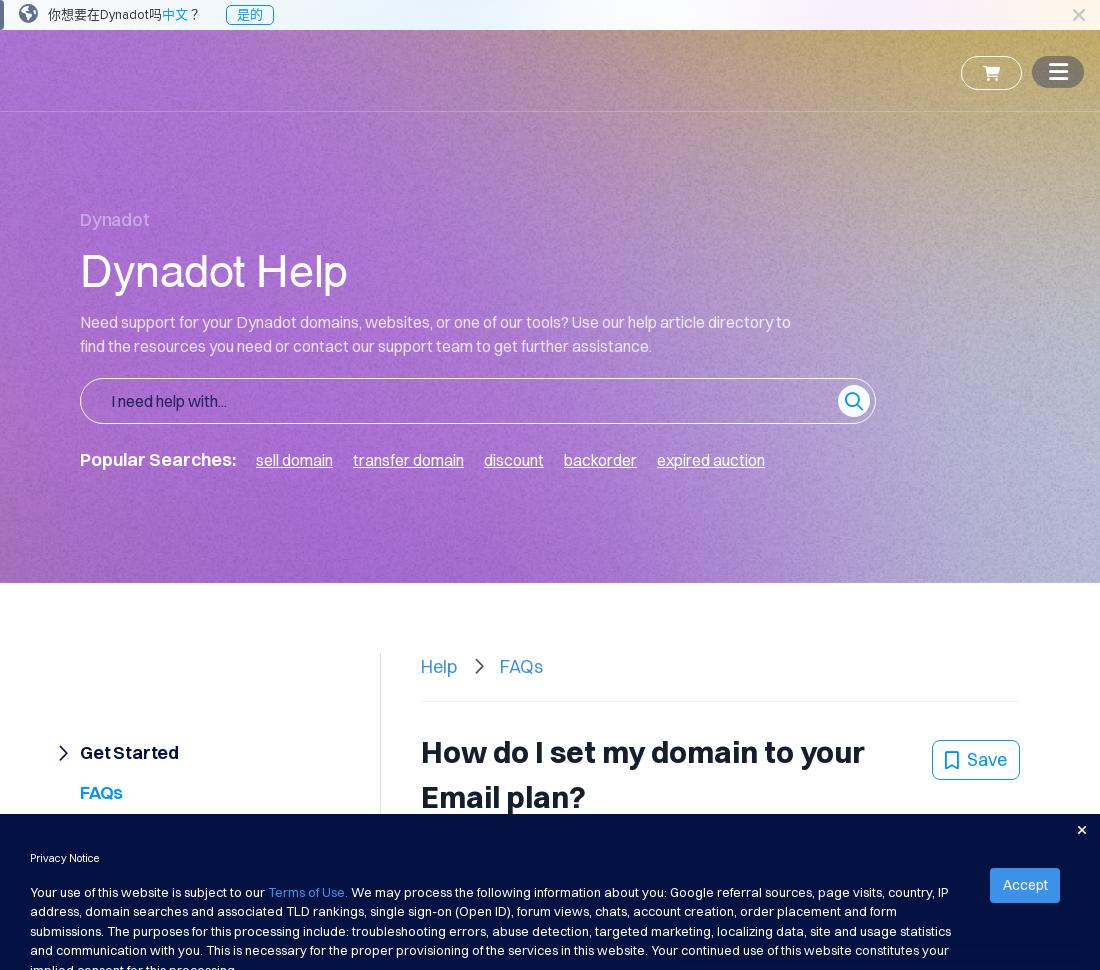 The height and width of the screenshot is (970, 1100). Describe the element at coordinates (599, 458) in the screenshot. I see `'backorder'` at that location.